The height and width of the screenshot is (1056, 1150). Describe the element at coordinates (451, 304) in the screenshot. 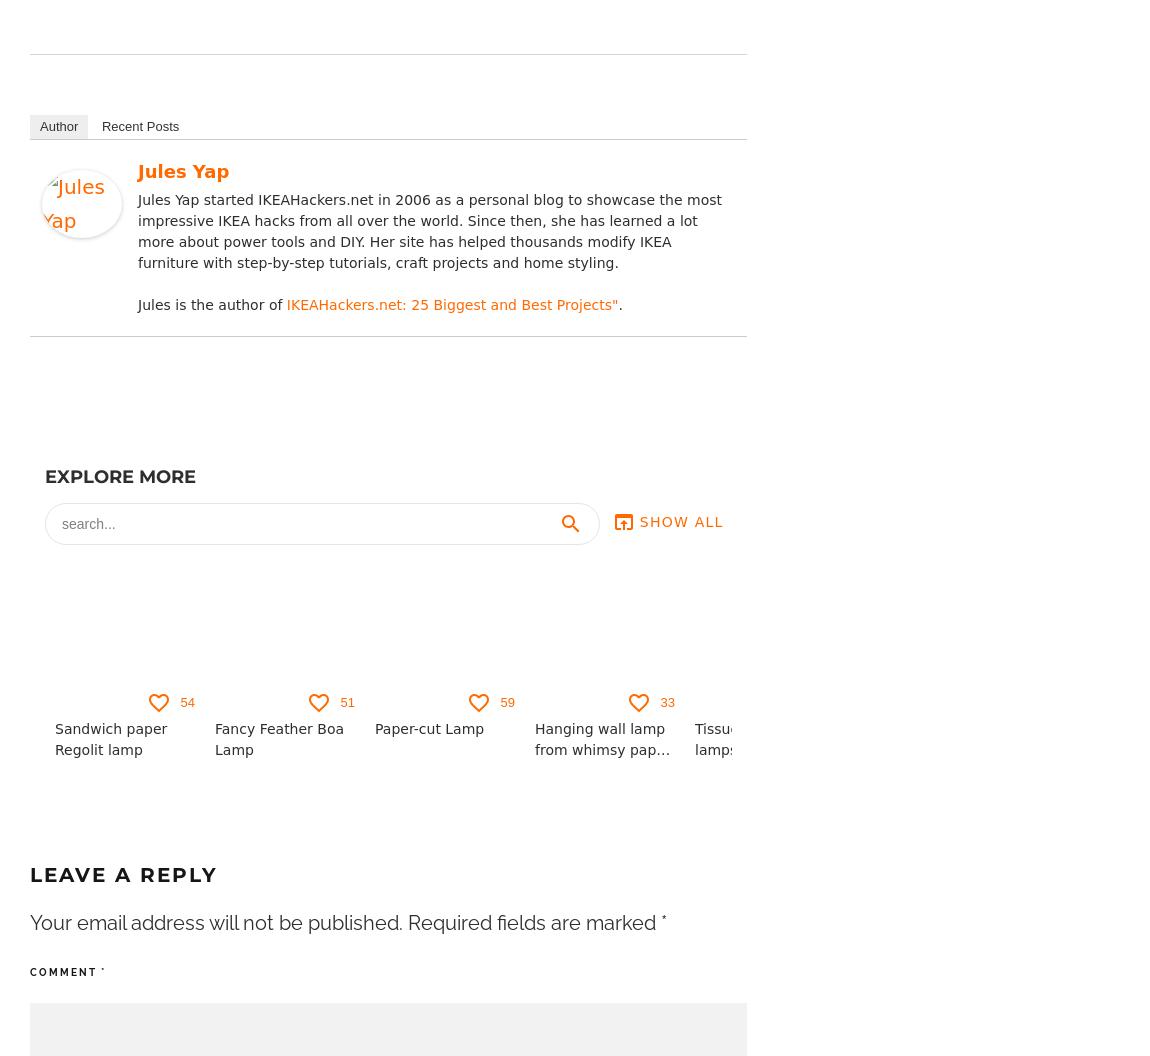

I see `'IKEAHackers.net: 25 Biggest and Best Projects"'` at that location.